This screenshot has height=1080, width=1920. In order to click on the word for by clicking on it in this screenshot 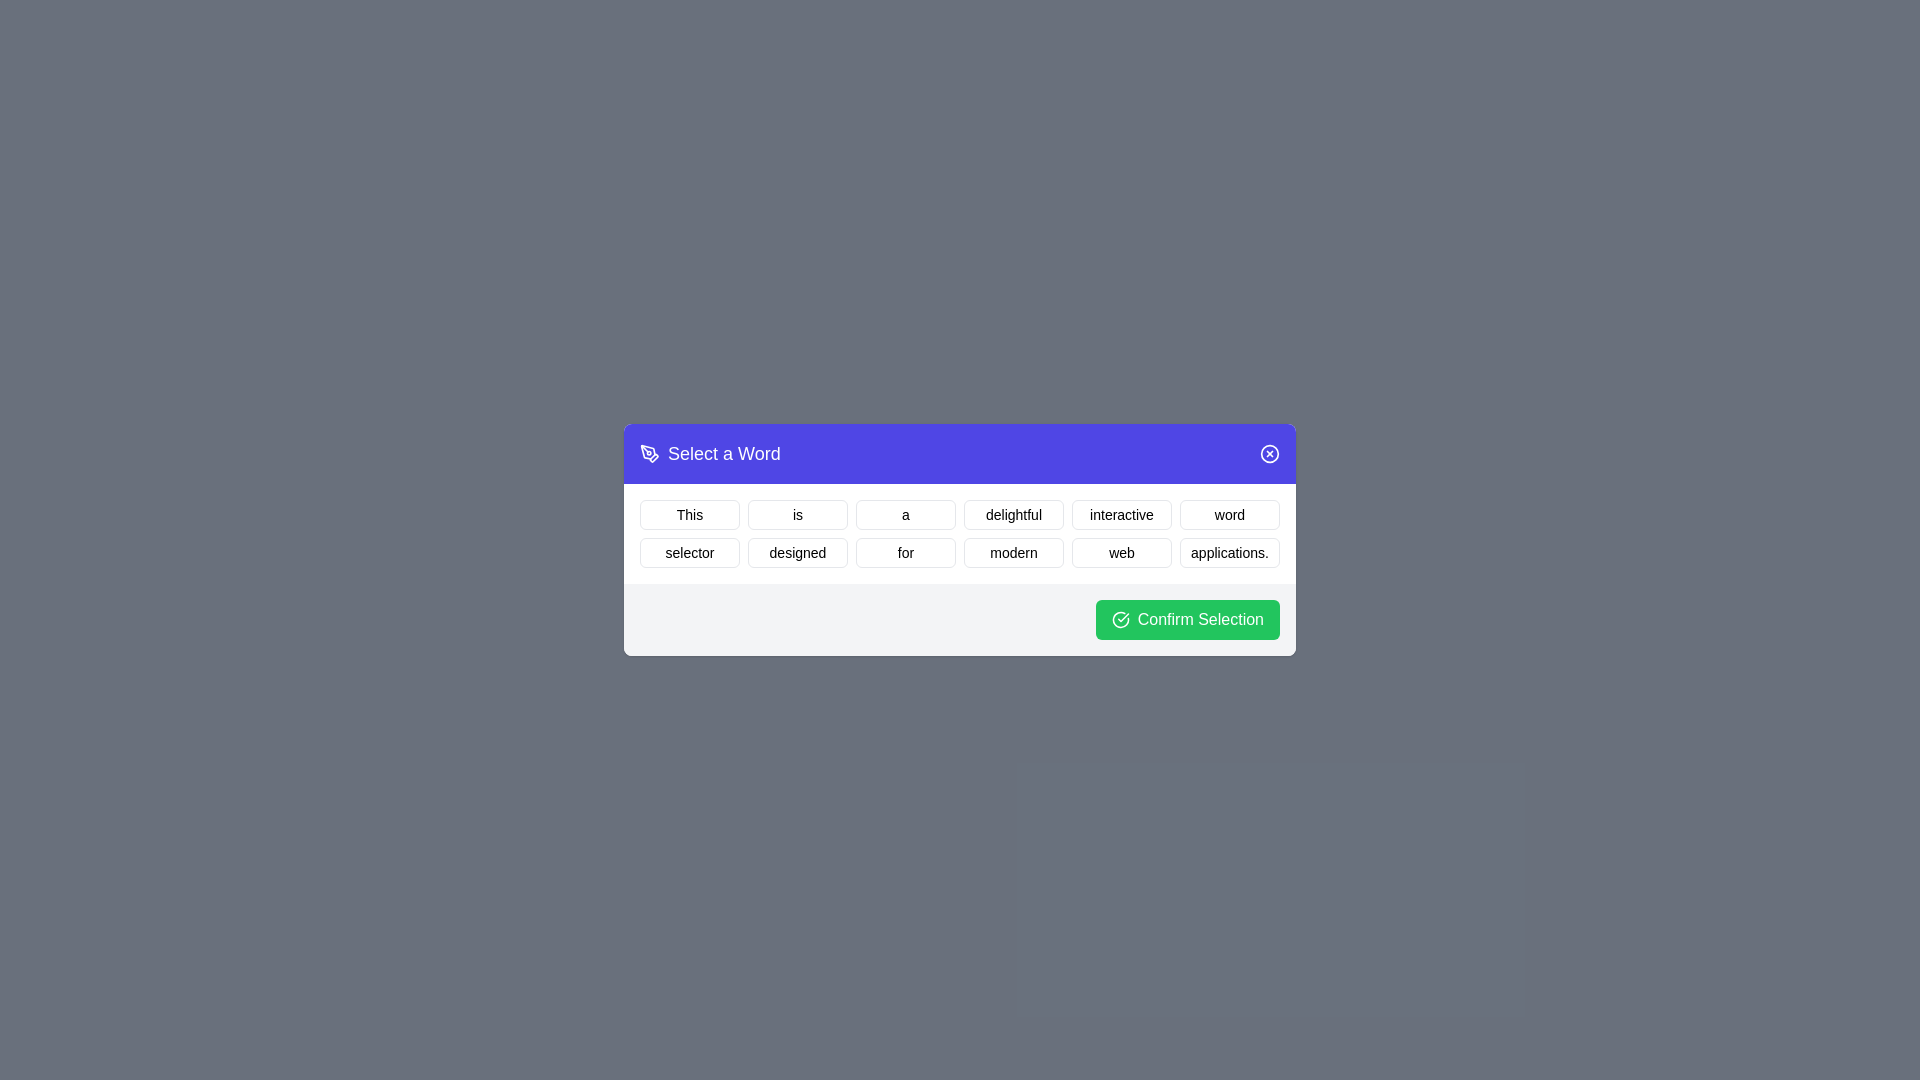, I will do `click(905, 552)`.